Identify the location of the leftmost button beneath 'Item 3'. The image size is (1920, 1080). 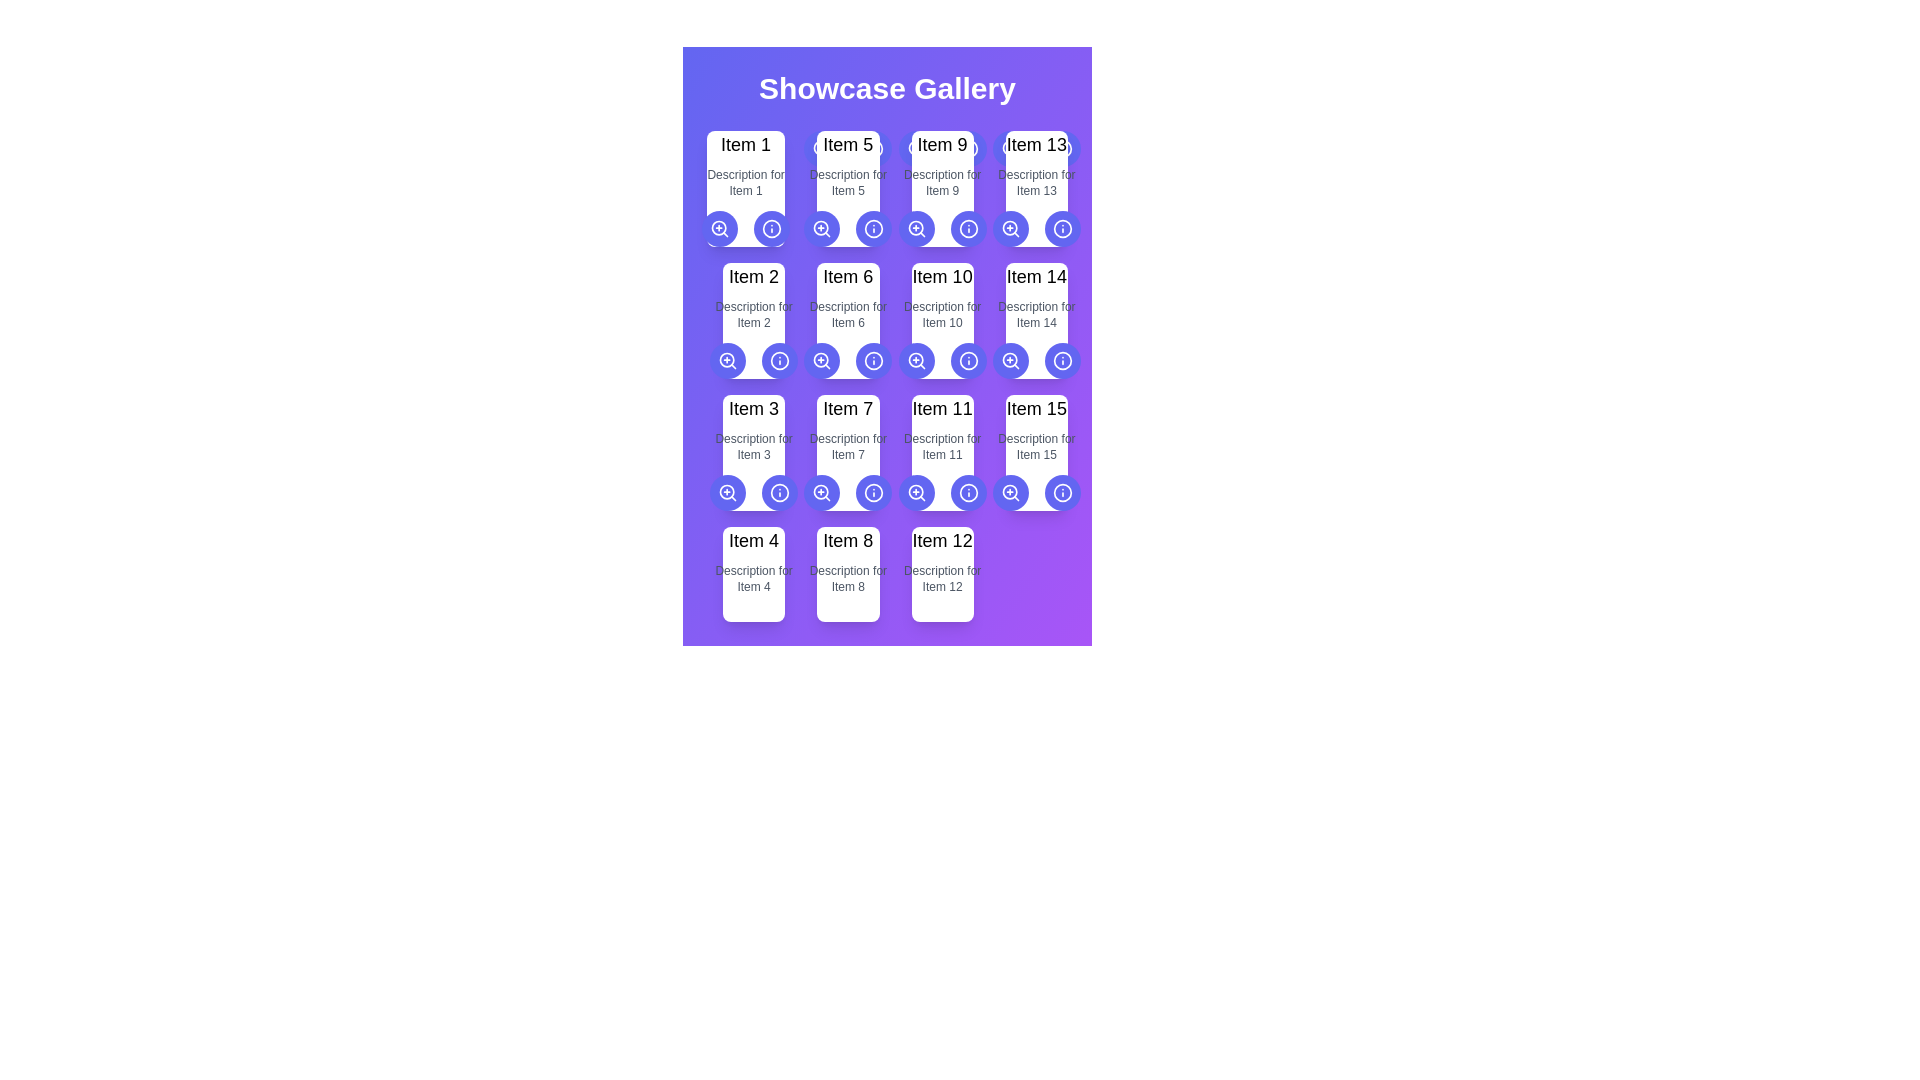
(727, 493).